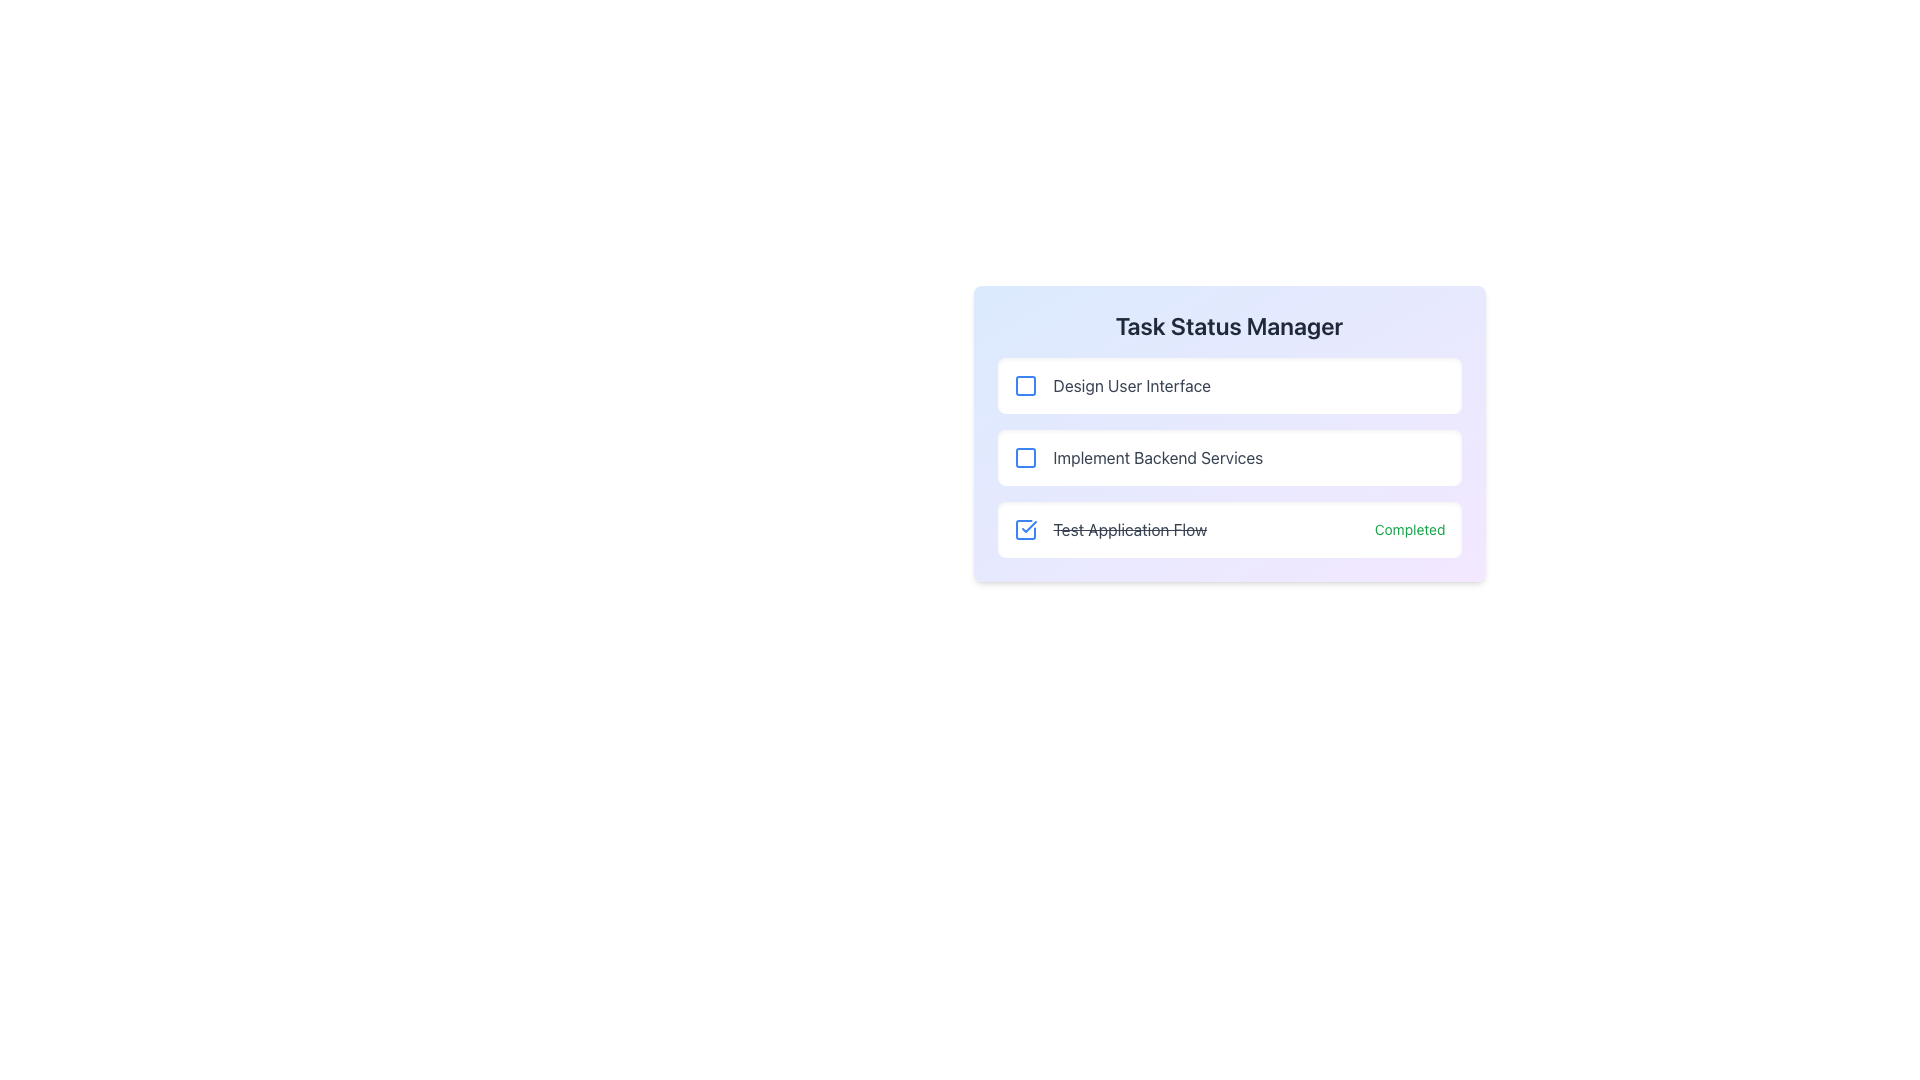  I want to click on the text label 'Implement Backend Services' associated with the checkbox, which is the second task item in the 'Task Status Manager' card, so click(1138, 458).